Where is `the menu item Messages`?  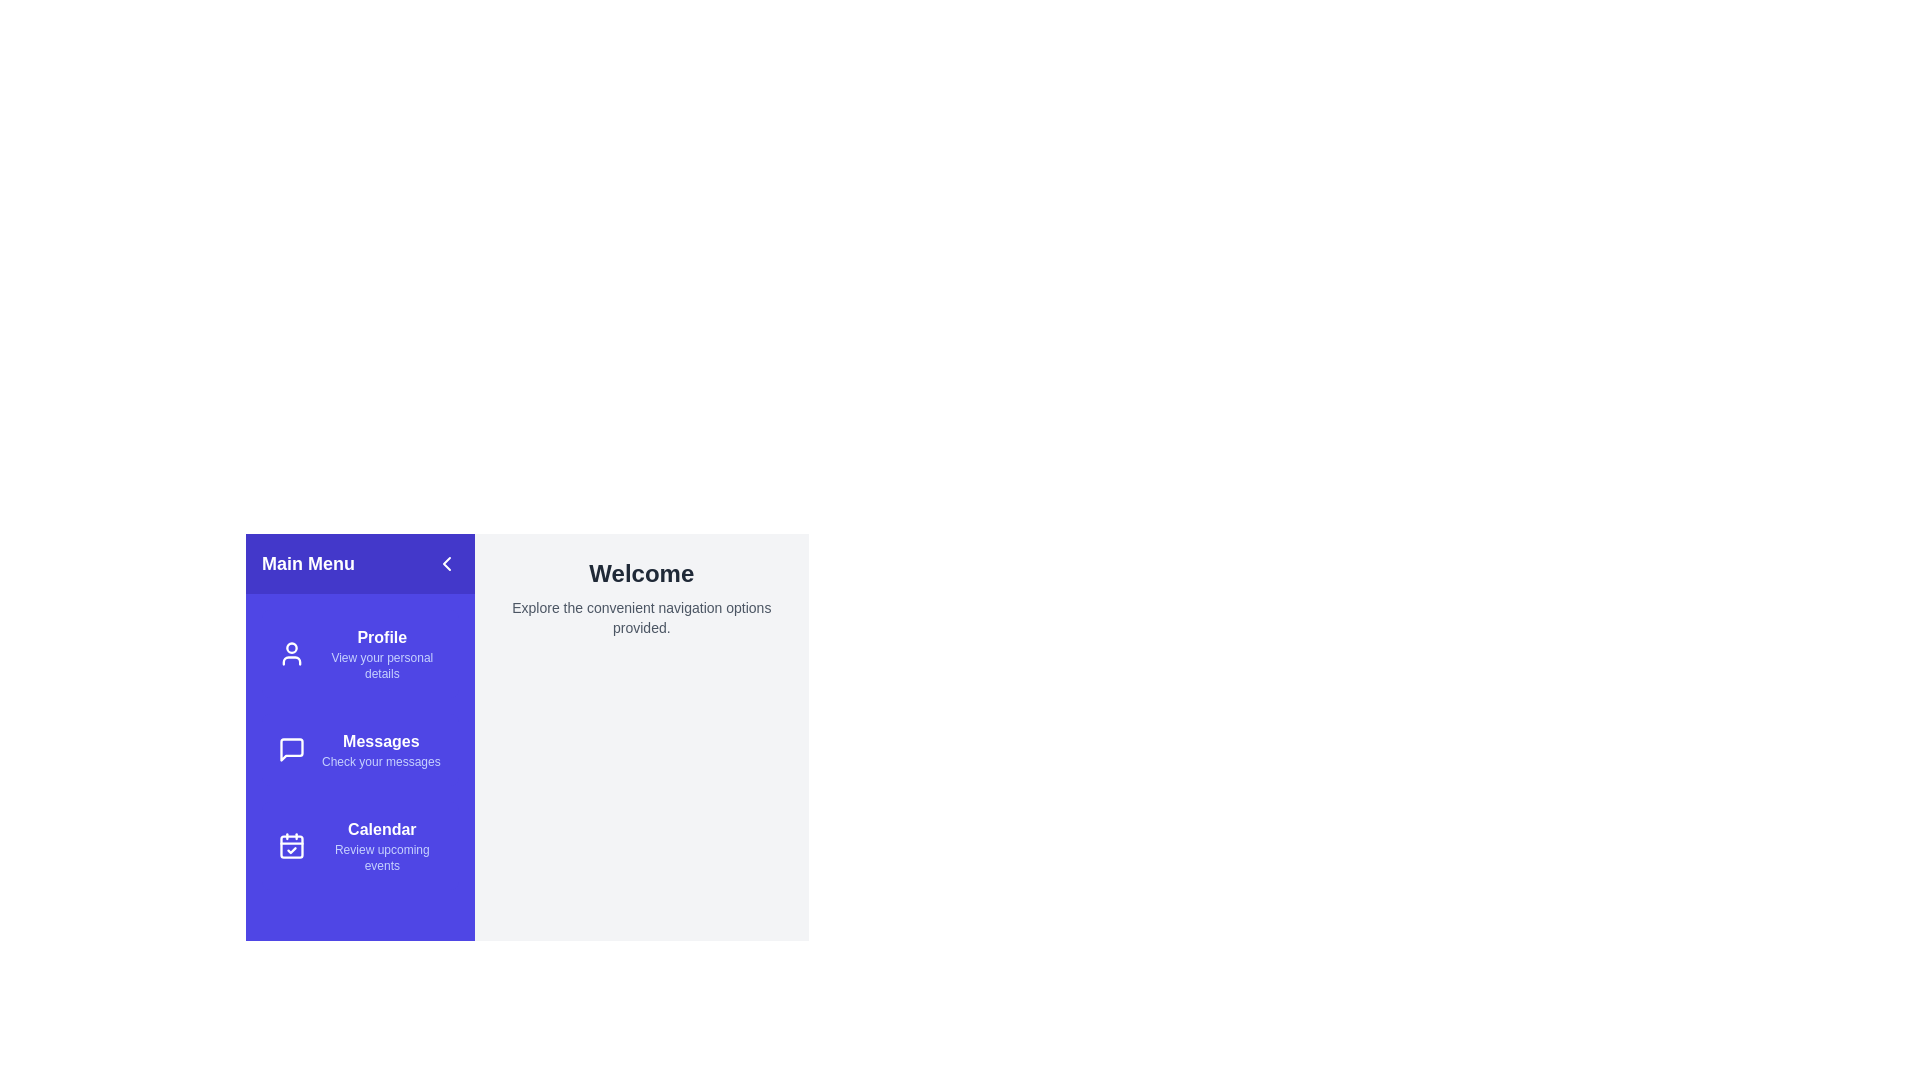 the menu item Messages is located at coordinates (360, 749).